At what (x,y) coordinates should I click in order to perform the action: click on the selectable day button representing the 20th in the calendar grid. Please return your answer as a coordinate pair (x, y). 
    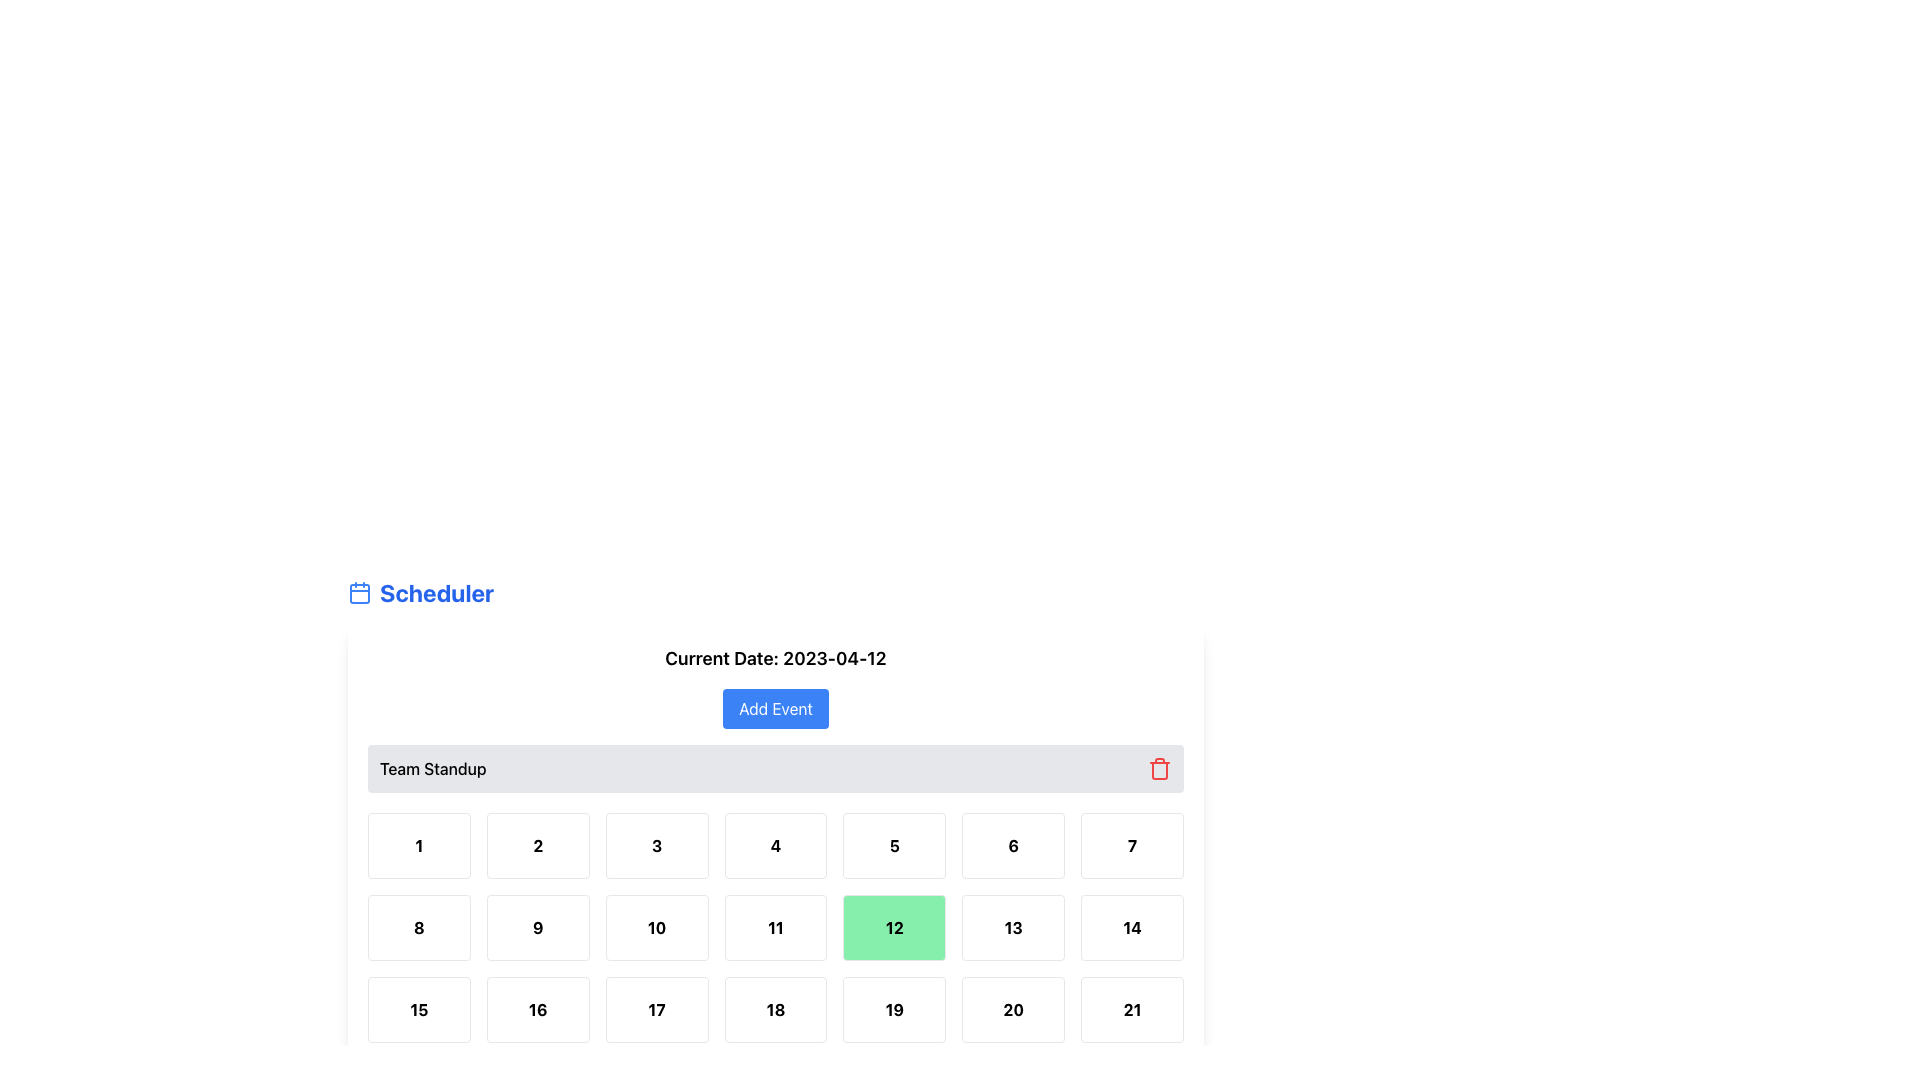
    Looking at the image, I should click on (1013, 1010).